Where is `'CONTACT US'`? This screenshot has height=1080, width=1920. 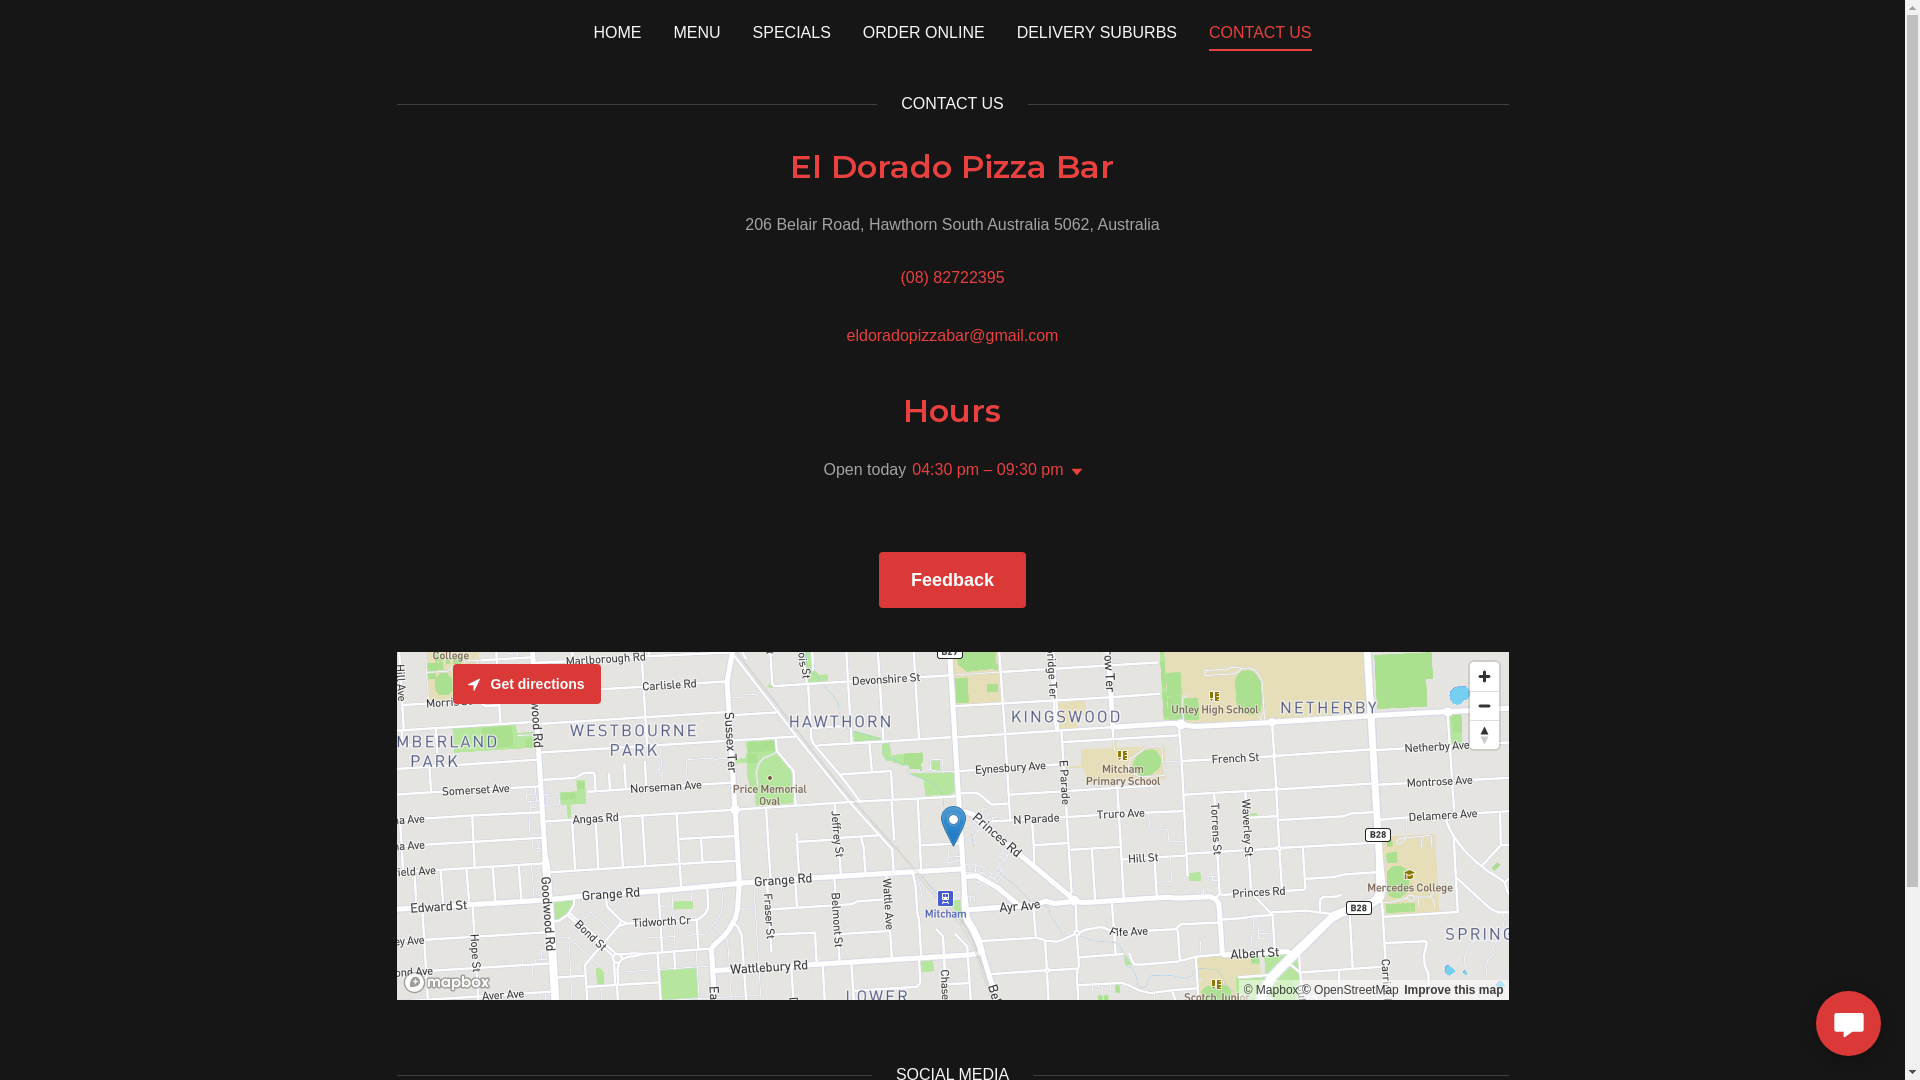
'CONTACT US' is located at coordinates (1259, 35).